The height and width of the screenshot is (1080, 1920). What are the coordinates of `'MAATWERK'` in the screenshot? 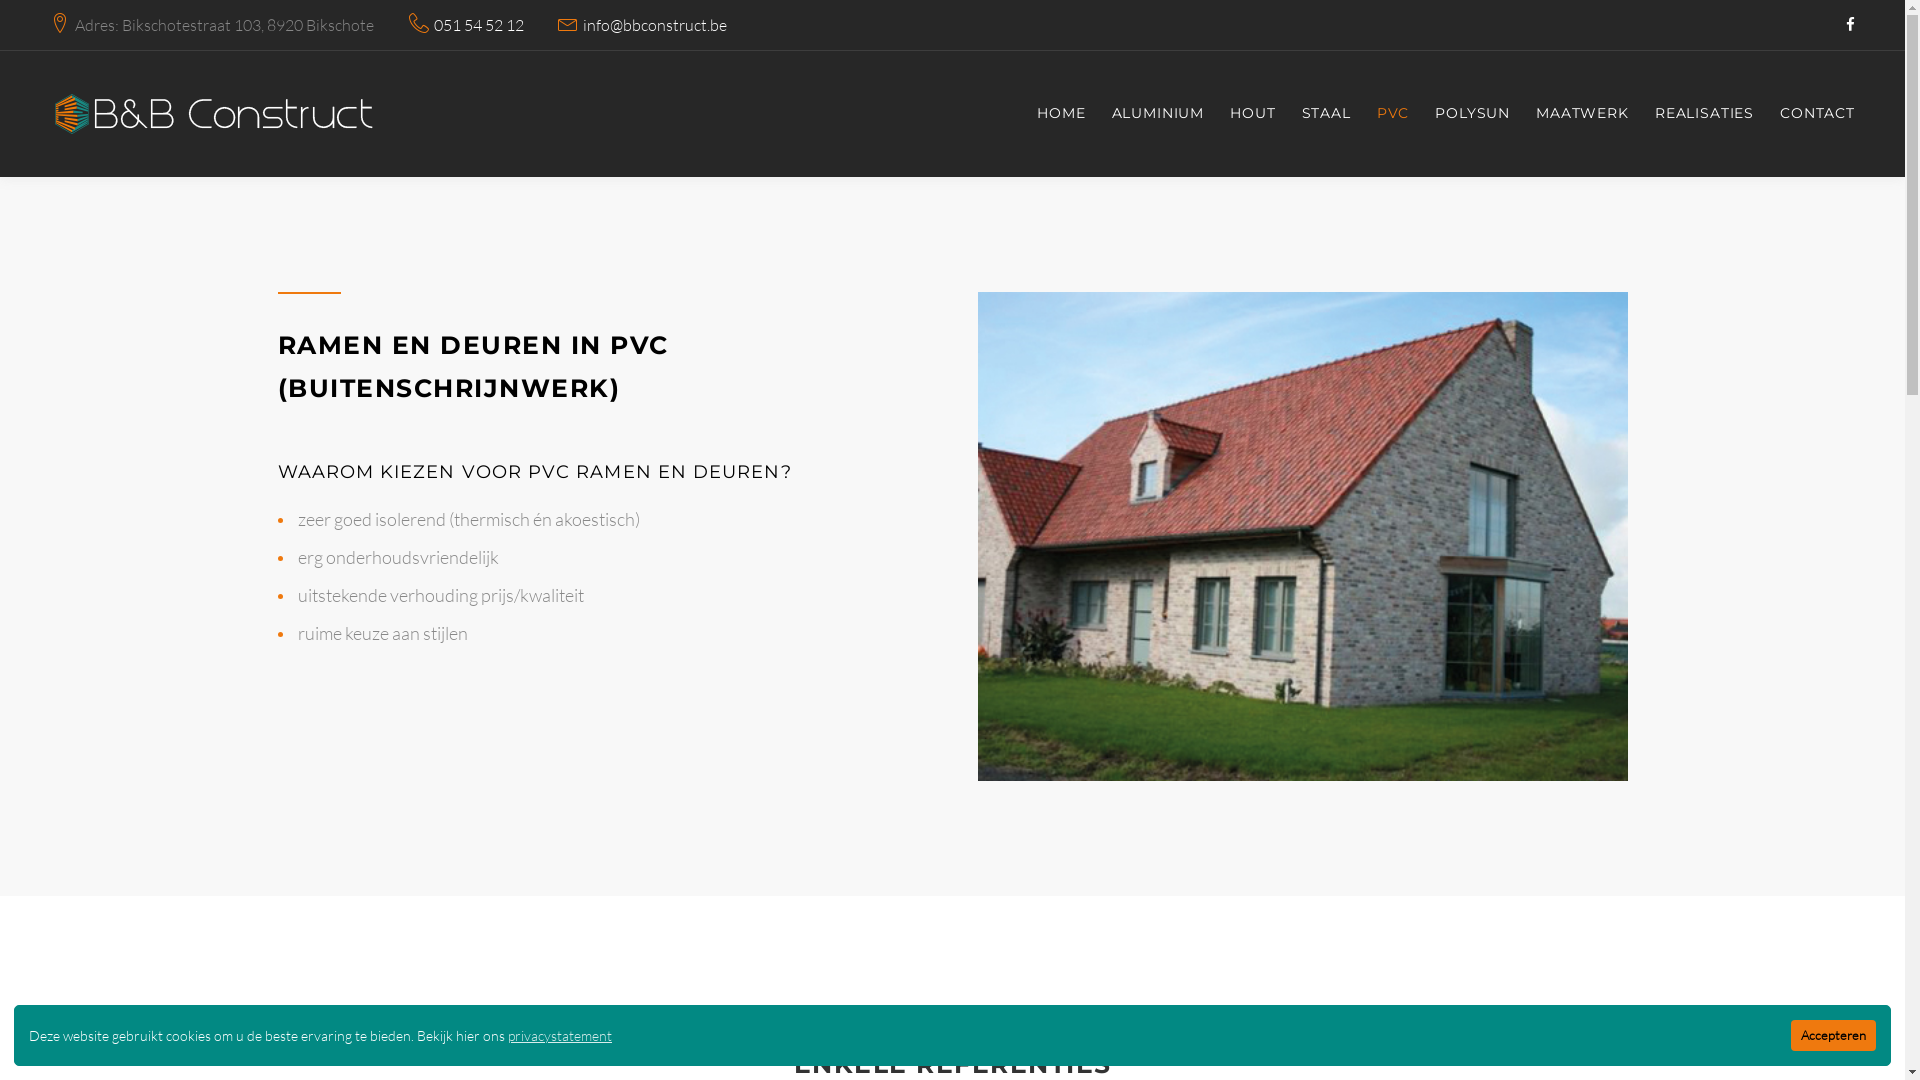 It's located at (1581, 114).